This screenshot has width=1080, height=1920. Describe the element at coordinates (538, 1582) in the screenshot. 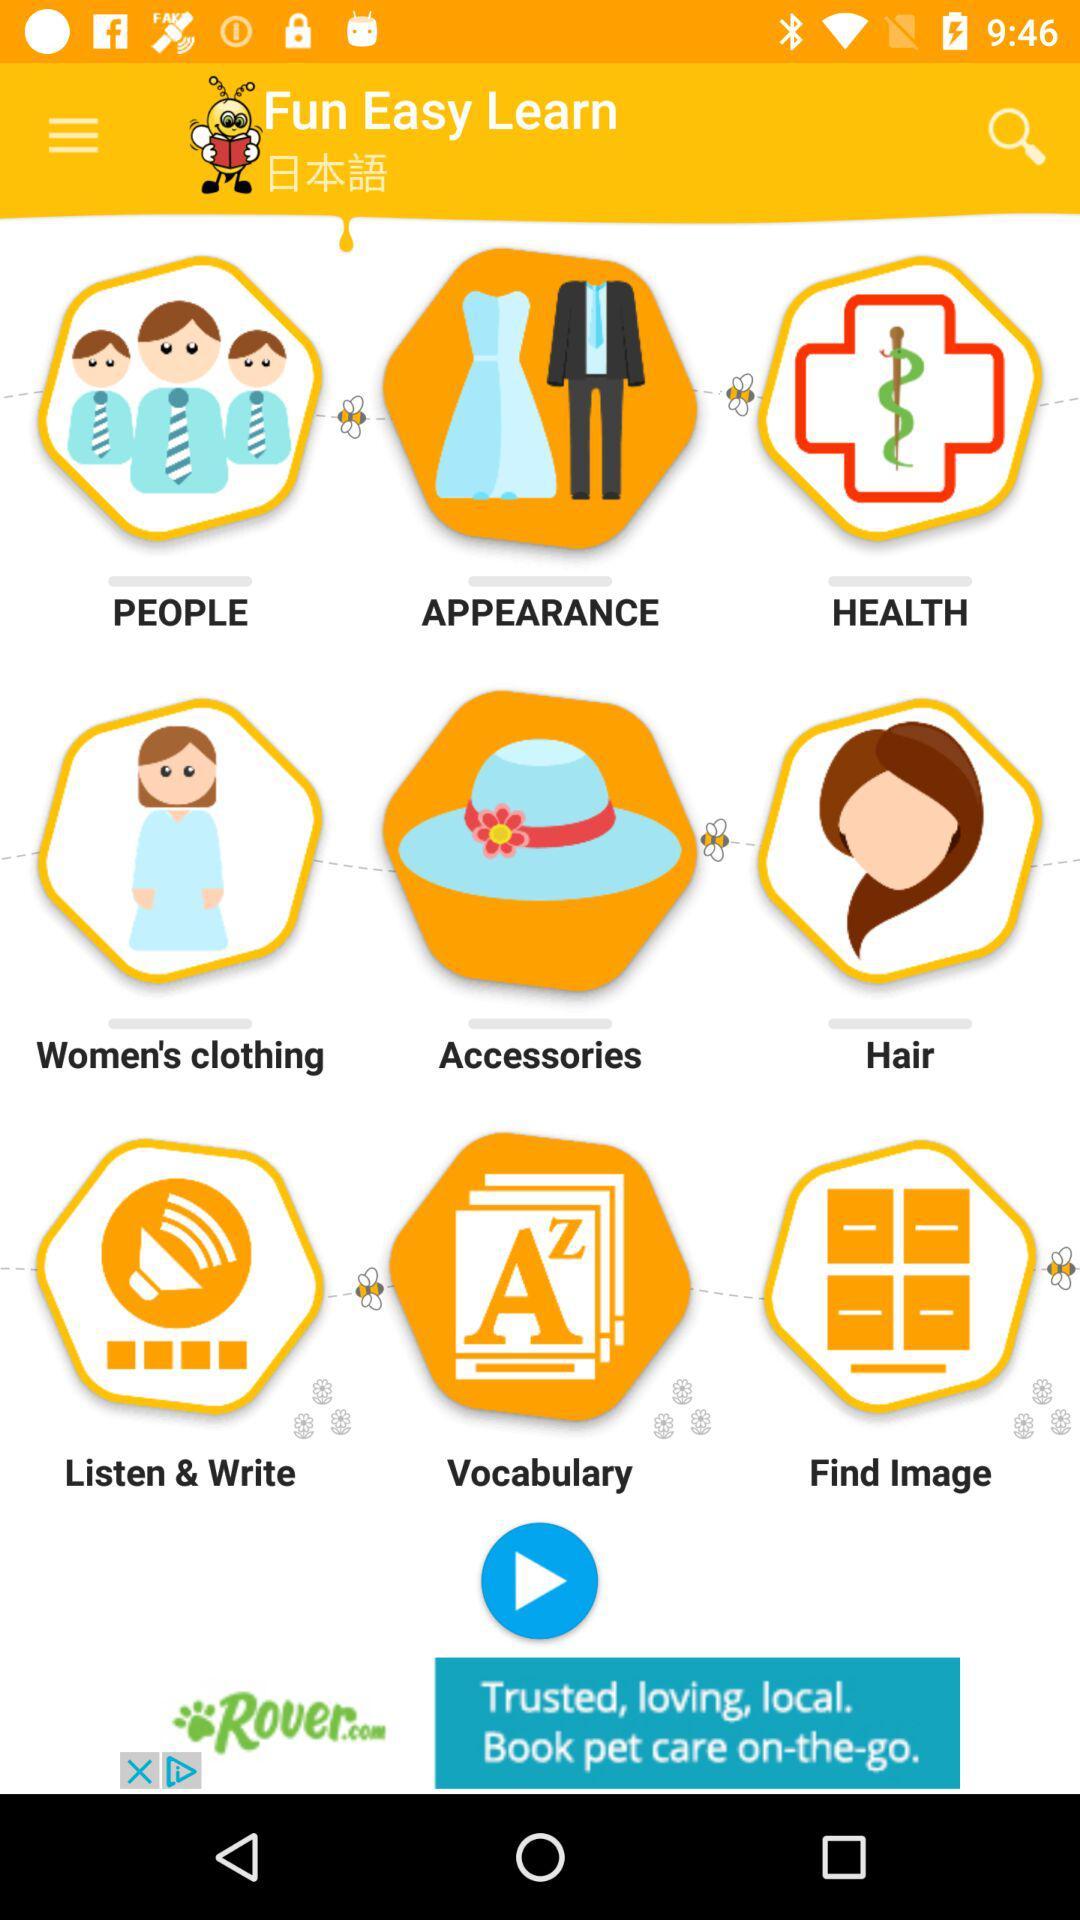

I see `icon to the right of the listen & write item` at that location.